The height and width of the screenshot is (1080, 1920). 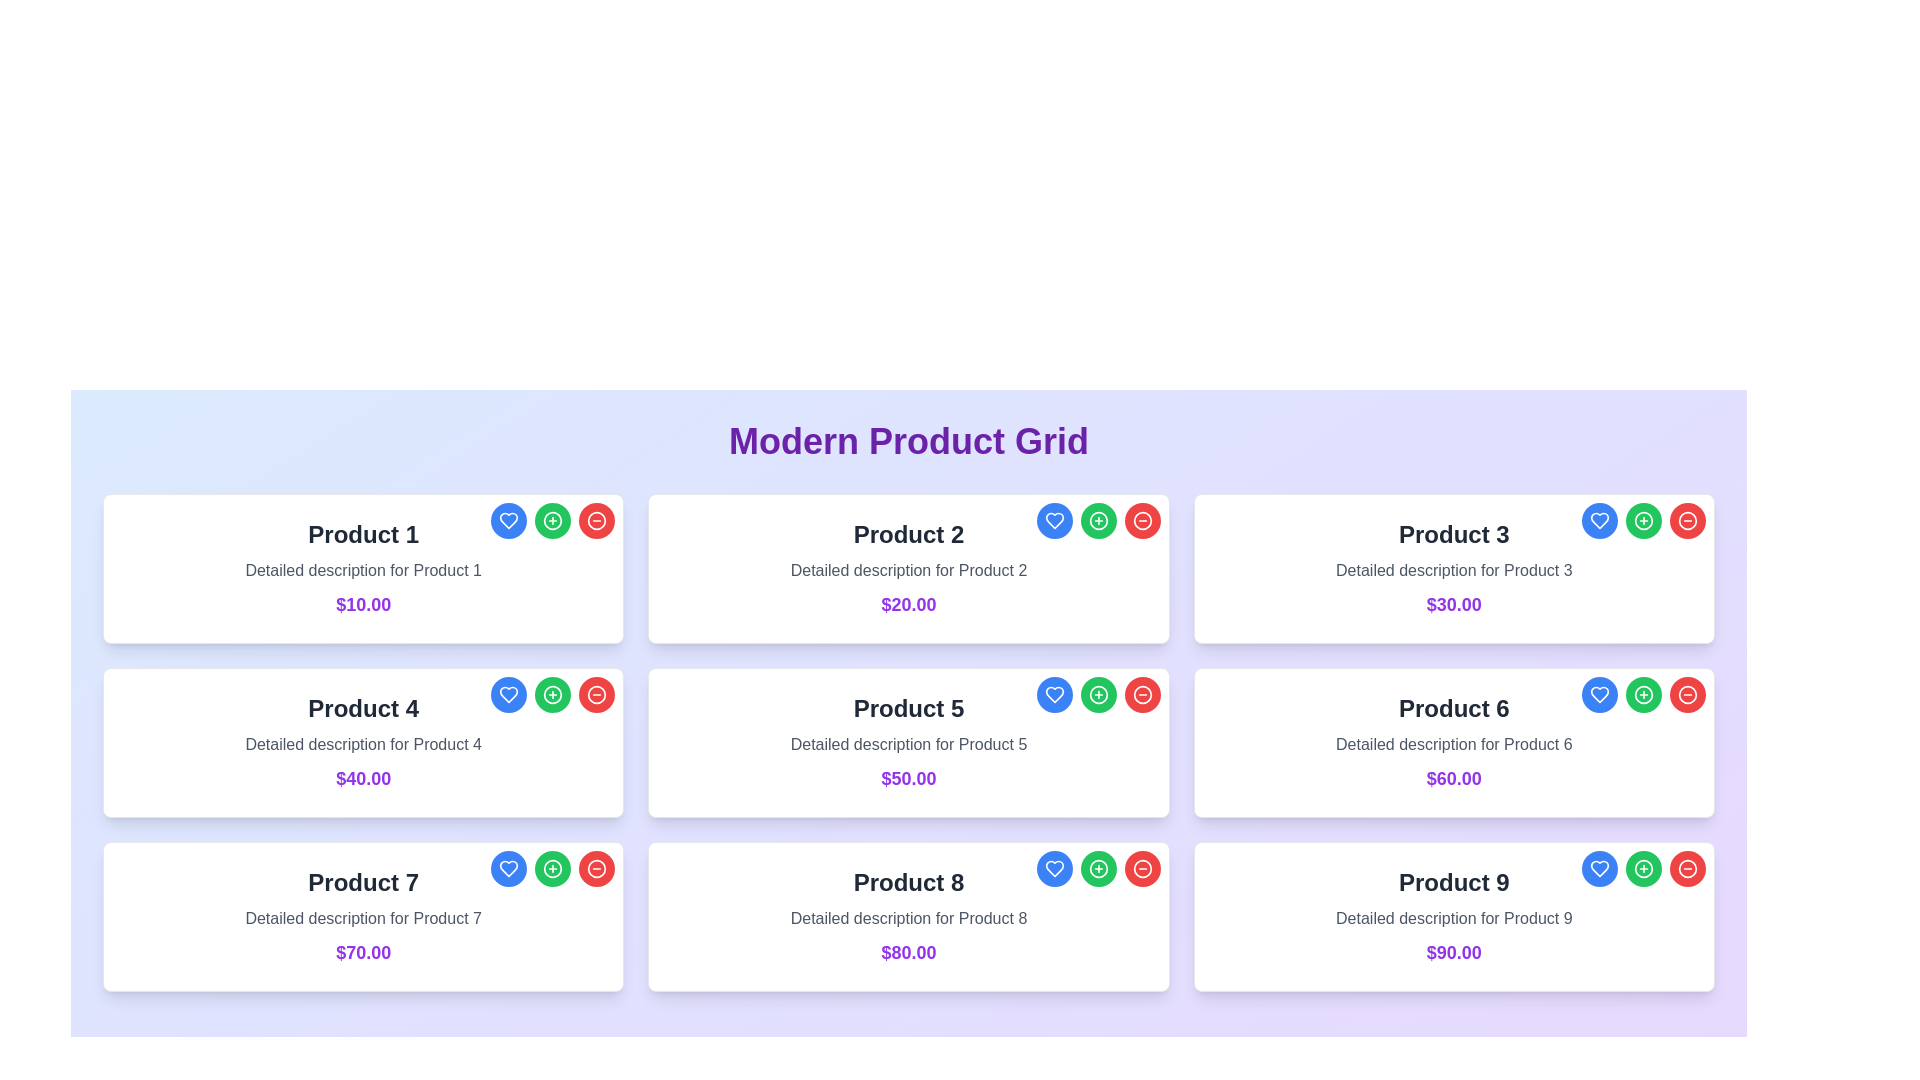 What do you see at coordinates (509, 519) in the screenshot?
I see `the circular blue button with a white heart-shaped outline in the top-right corner of the 'Product 1' card` at bounding box center [509, 519].